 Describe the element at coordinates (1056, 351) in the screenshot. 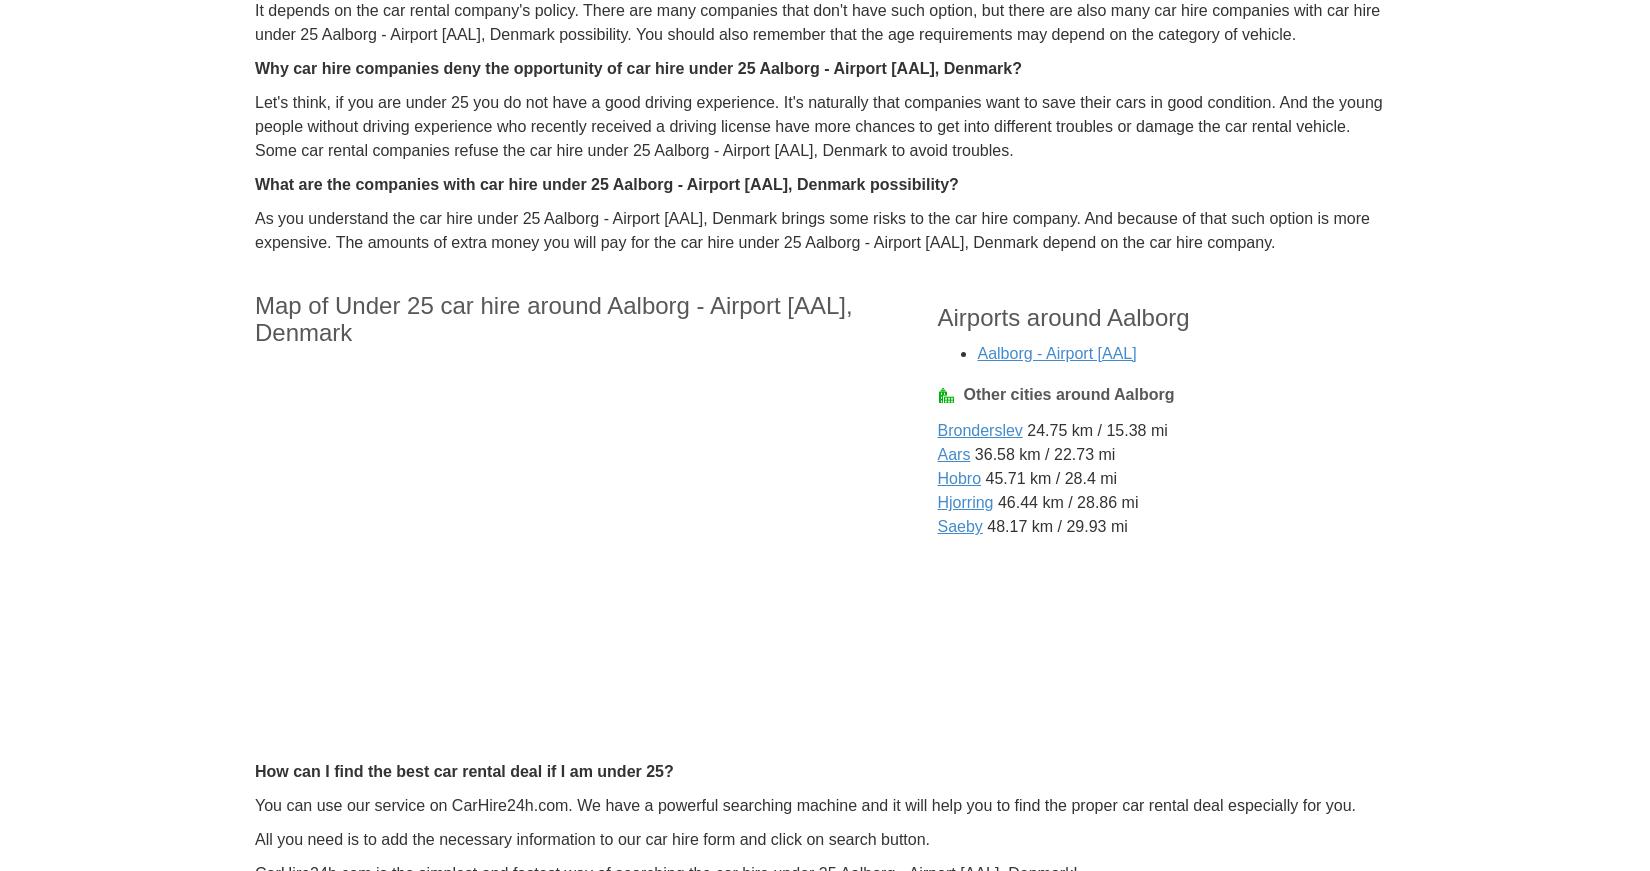

I see `'Aalborg - Airport [AAL]'` at that location.